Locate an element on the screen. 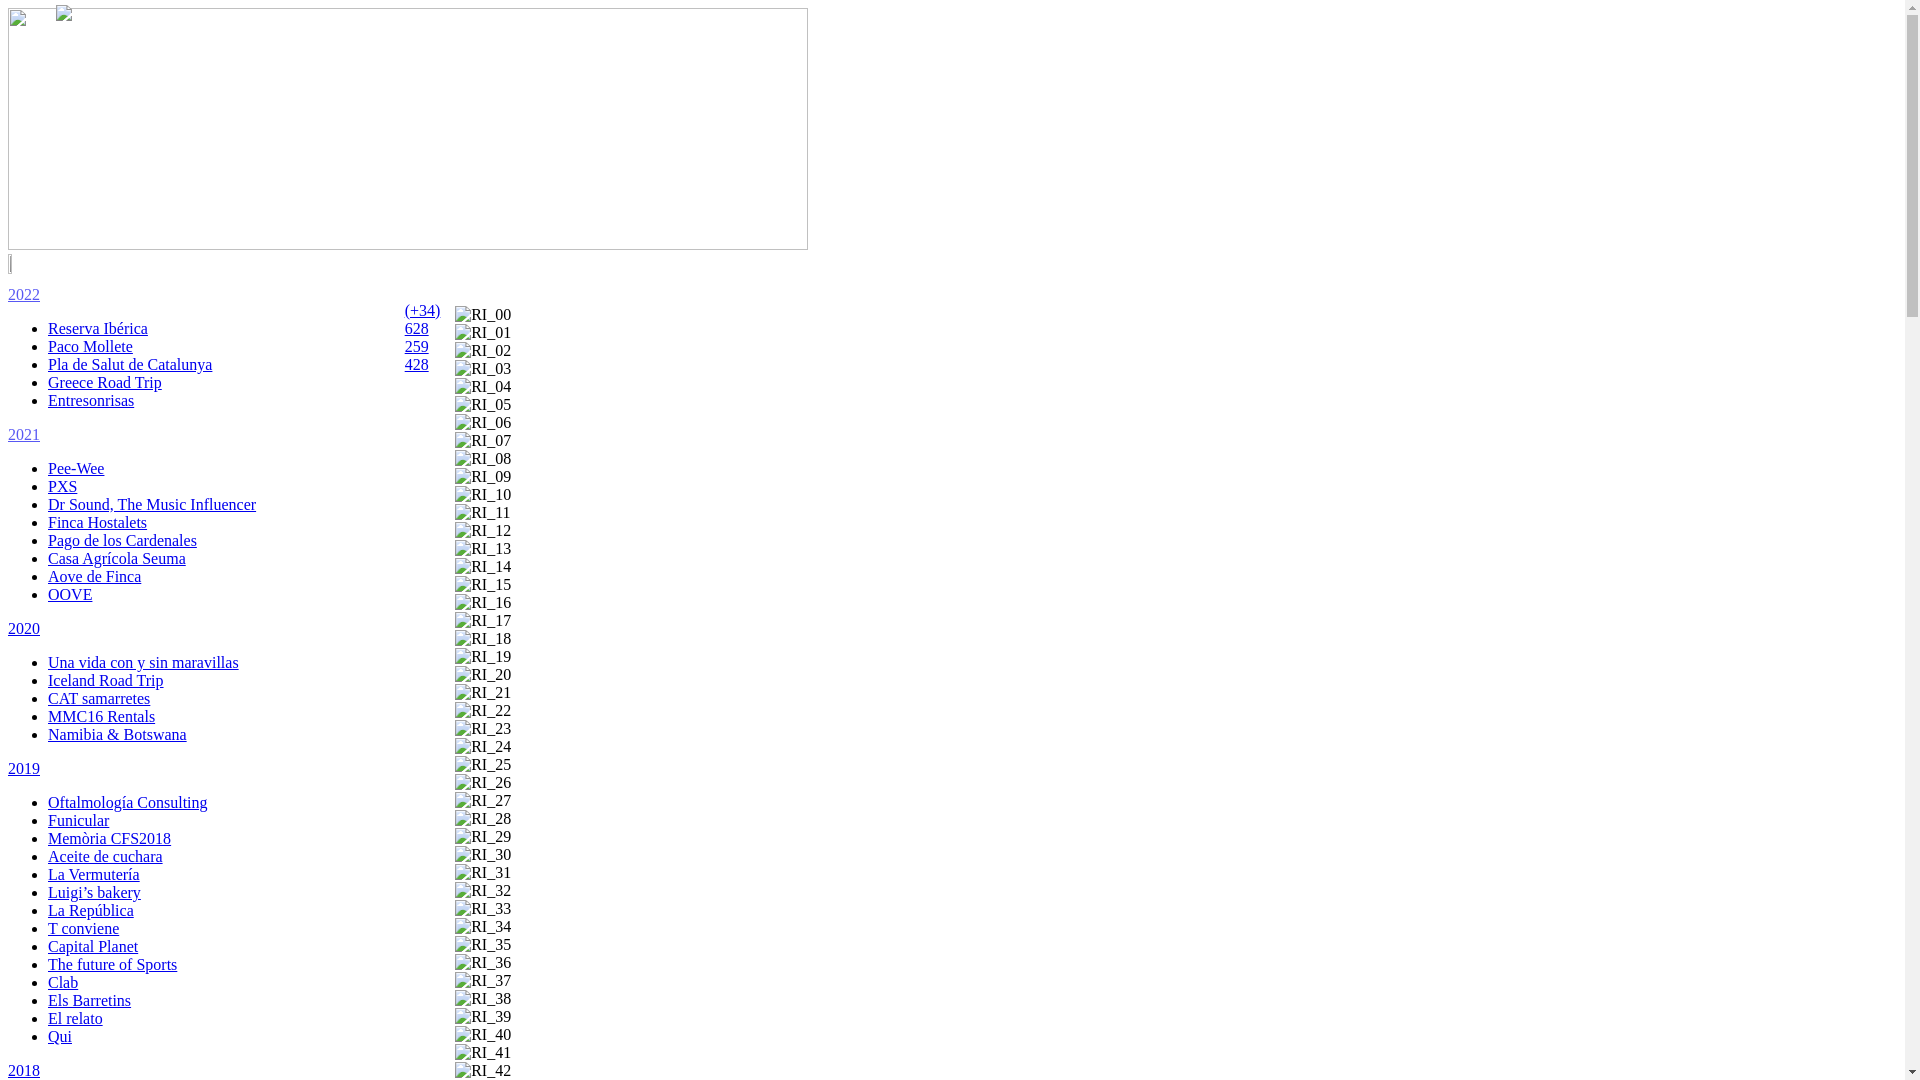  '2019' is located at coordinates (24, 767).